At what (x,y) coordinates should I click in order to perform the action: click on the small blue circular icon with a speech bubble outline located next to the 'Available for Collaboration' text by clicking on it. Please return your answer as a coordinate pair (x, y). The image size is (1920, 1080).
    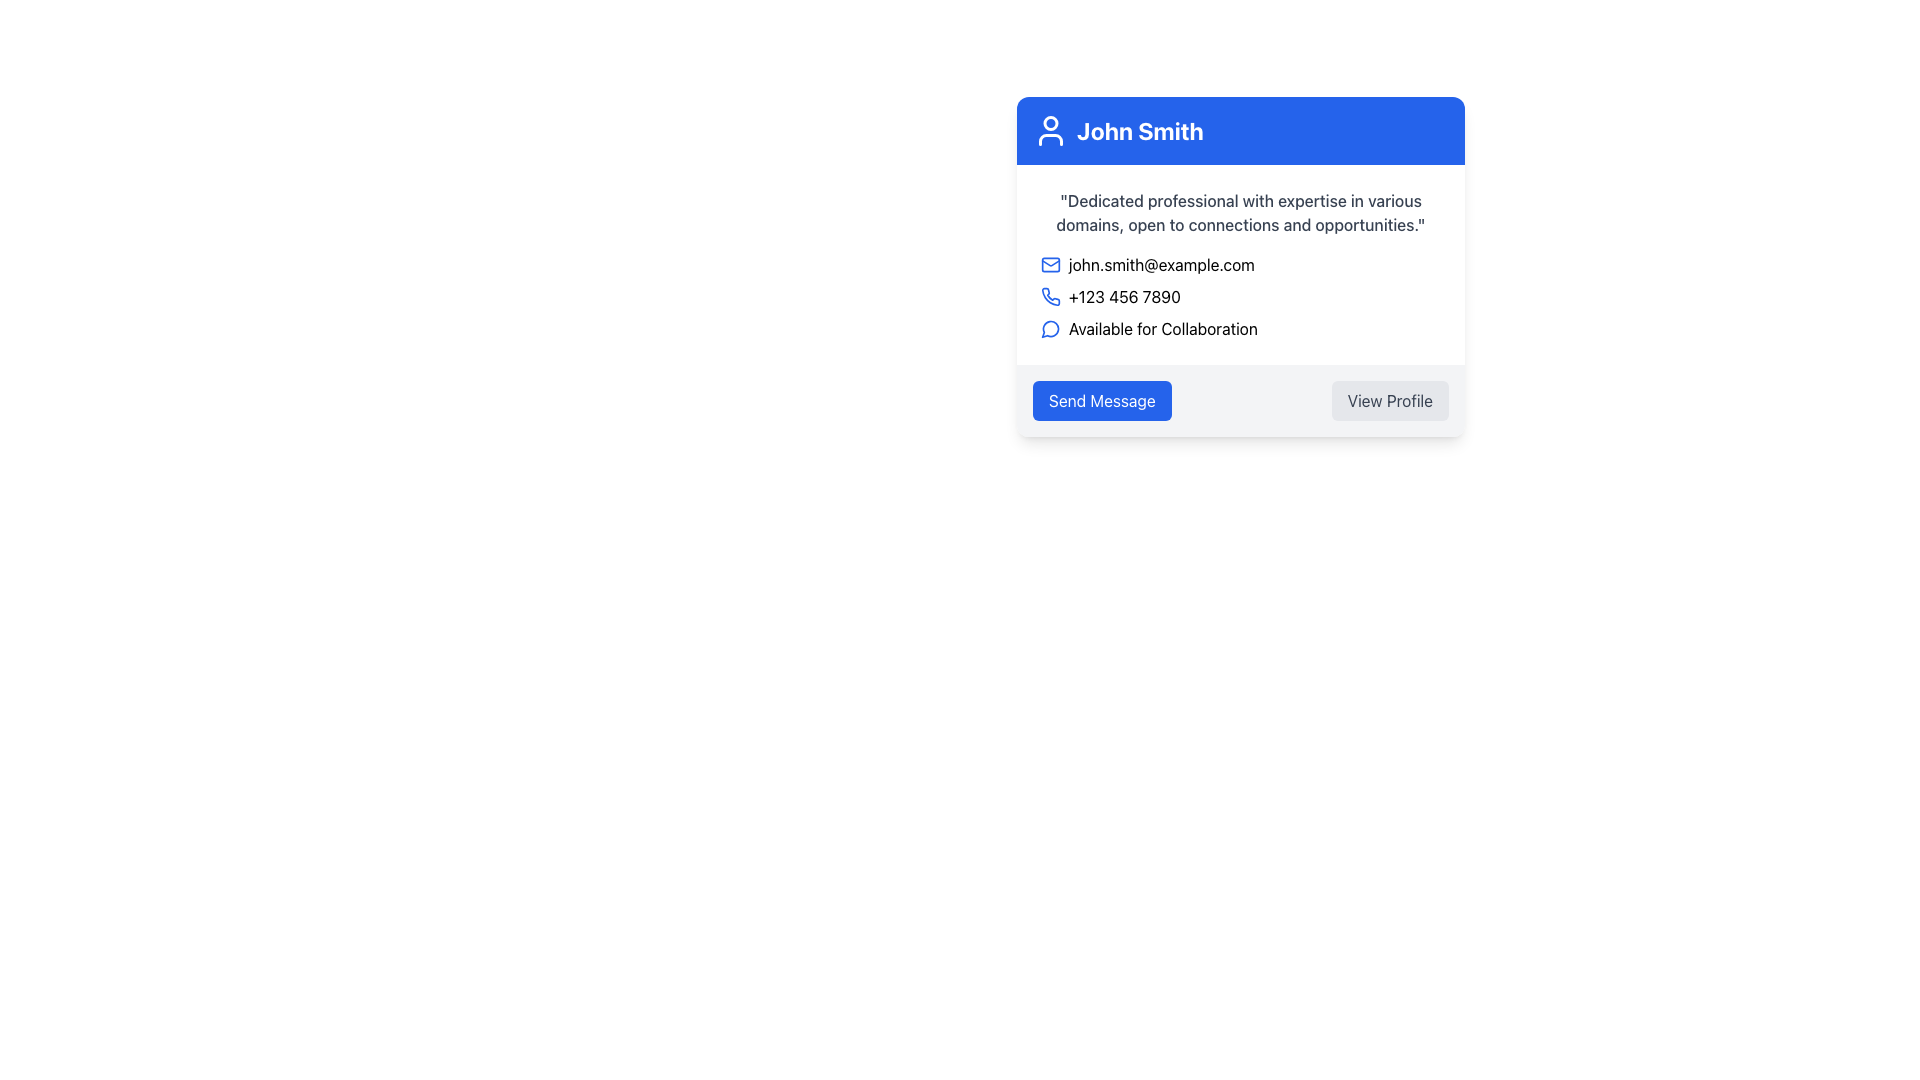
    Looking at the image, I should click on (1050, 327).